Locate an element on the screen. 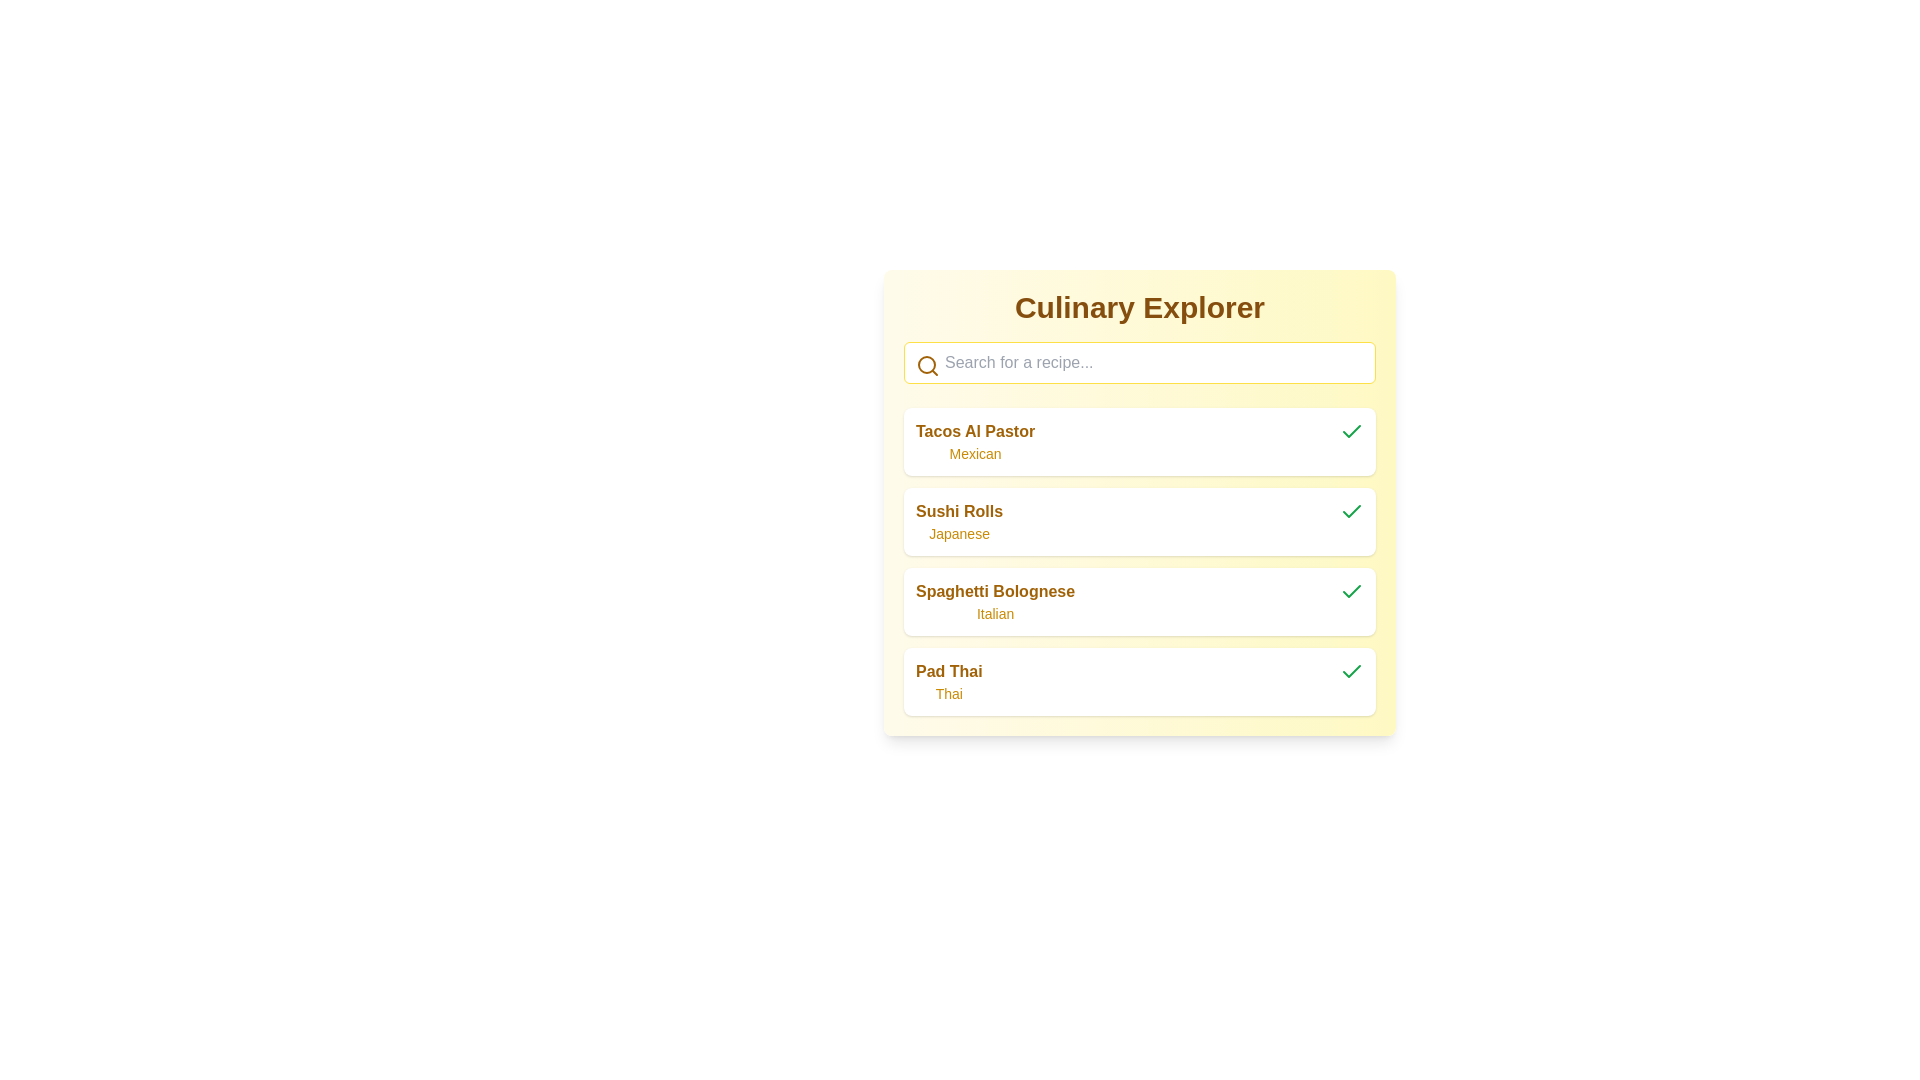 Image resolution: width=1920 pixels, height=1080 pixels. the third item in the list labeled 'Spaghetti Bolognese' within the yellow box 'Culinary Explorer' is located at coordinates (1140, 600).